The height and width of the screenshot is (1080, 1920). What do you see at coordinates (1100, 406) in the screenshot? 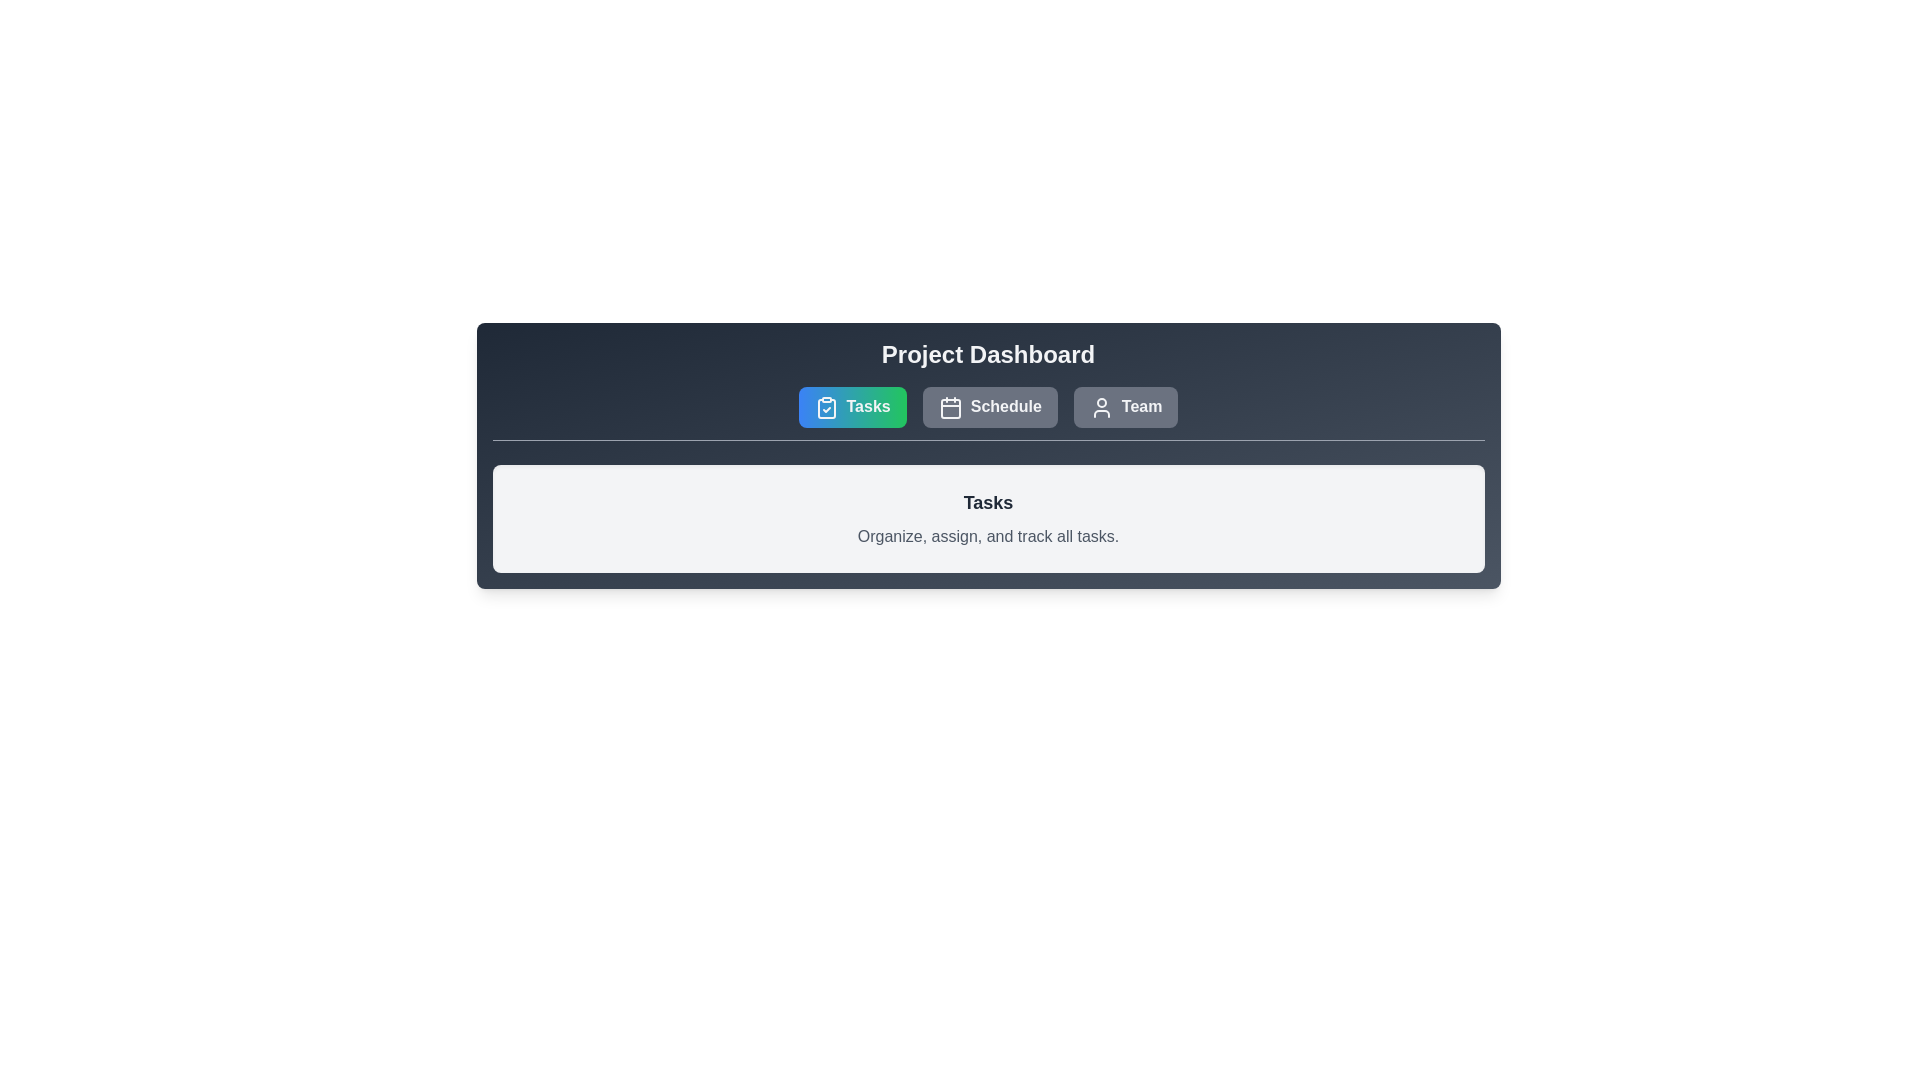
I see `the 'Team' icon located third from the left in the horizontal array of buttons under the 'Project Dashboard' header` at bounding box center [1100, 406].